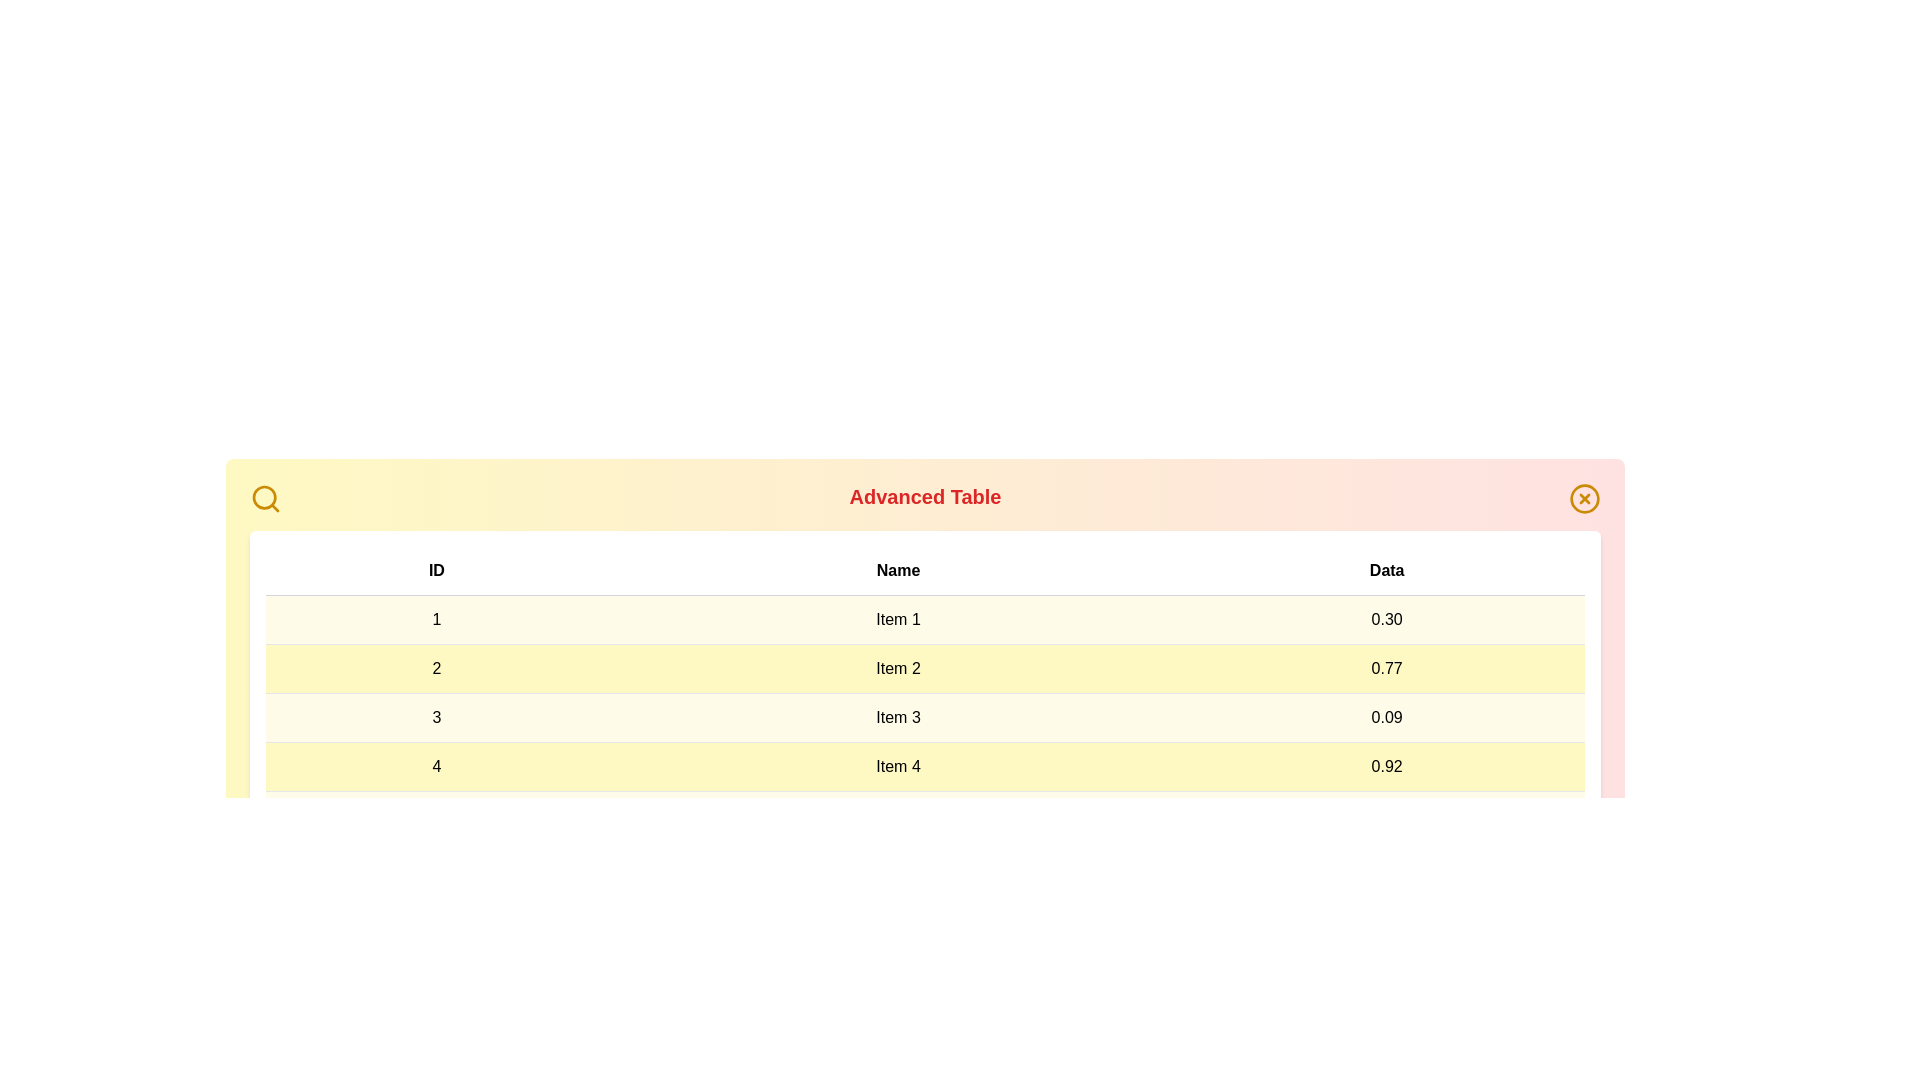 This screenshot has height=1080, width=1920. I want to click on the row corresponding to 4, so click(924, 766).